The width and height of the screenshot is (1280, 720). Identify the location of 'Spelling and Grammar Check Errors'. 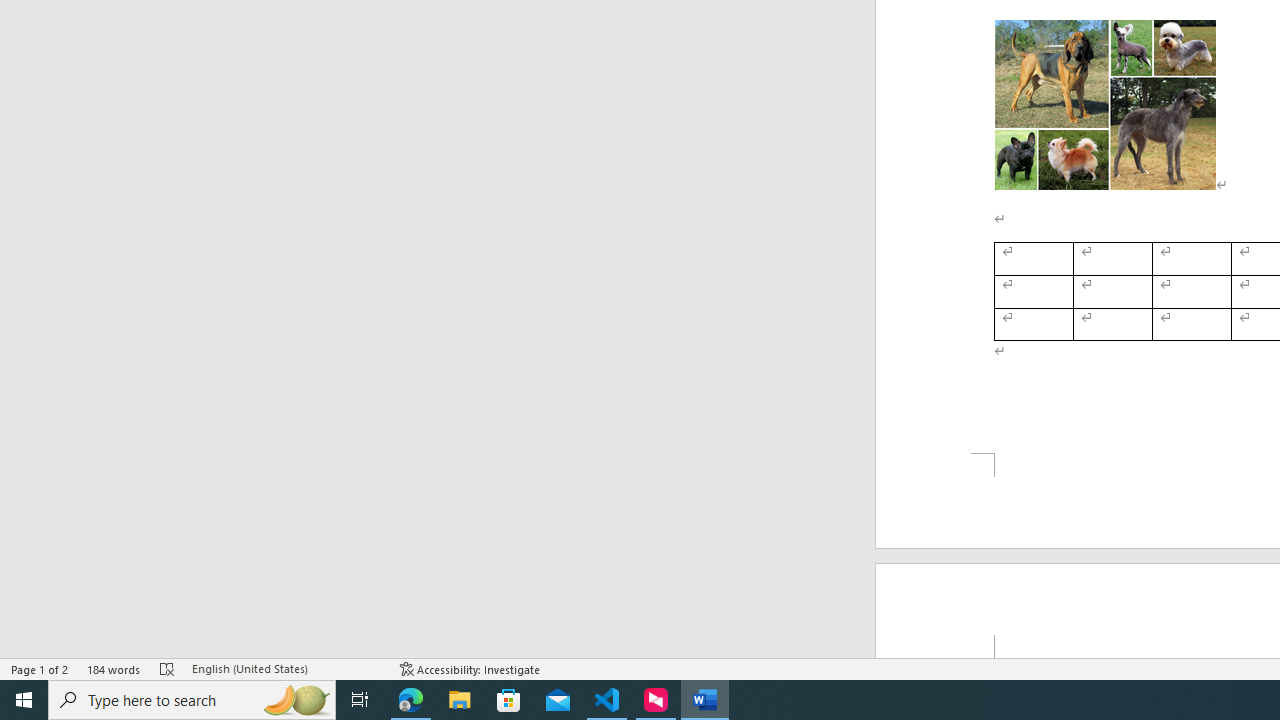
(168, 669).